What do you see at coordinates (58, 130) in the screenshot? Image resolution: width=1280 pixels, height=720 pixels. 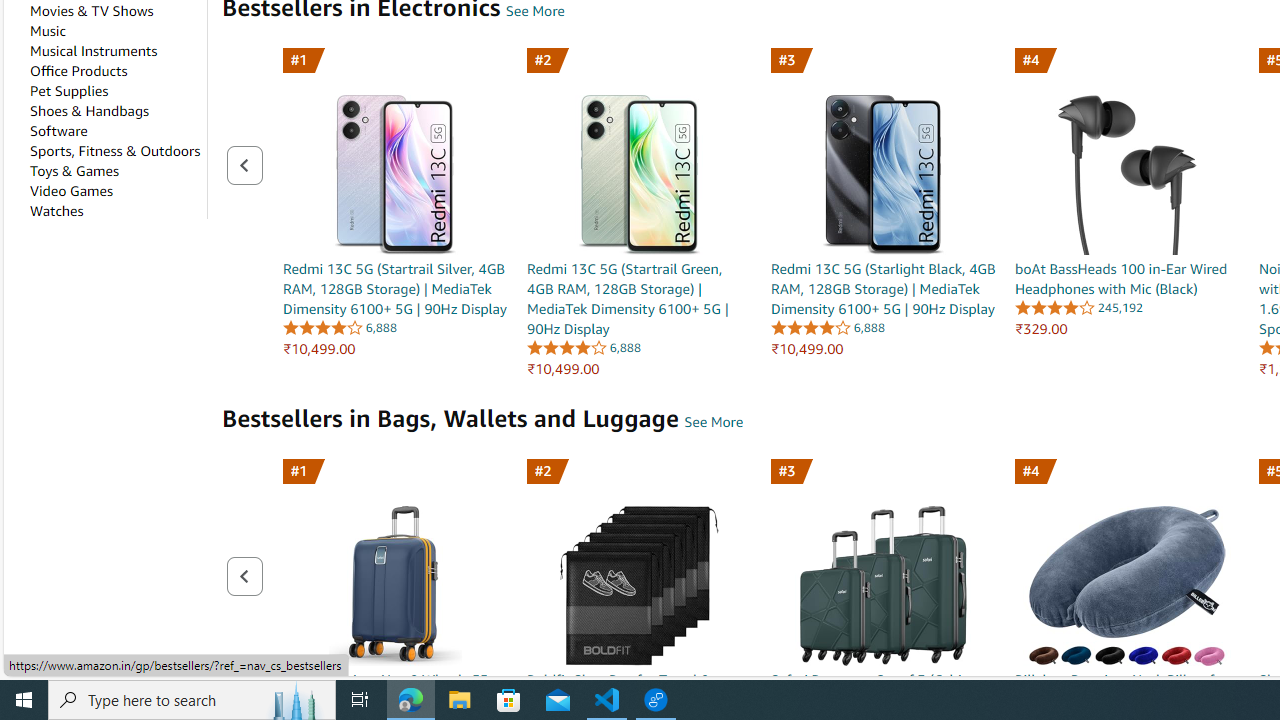 I see `'Software'` at bounding box center [58, 130].